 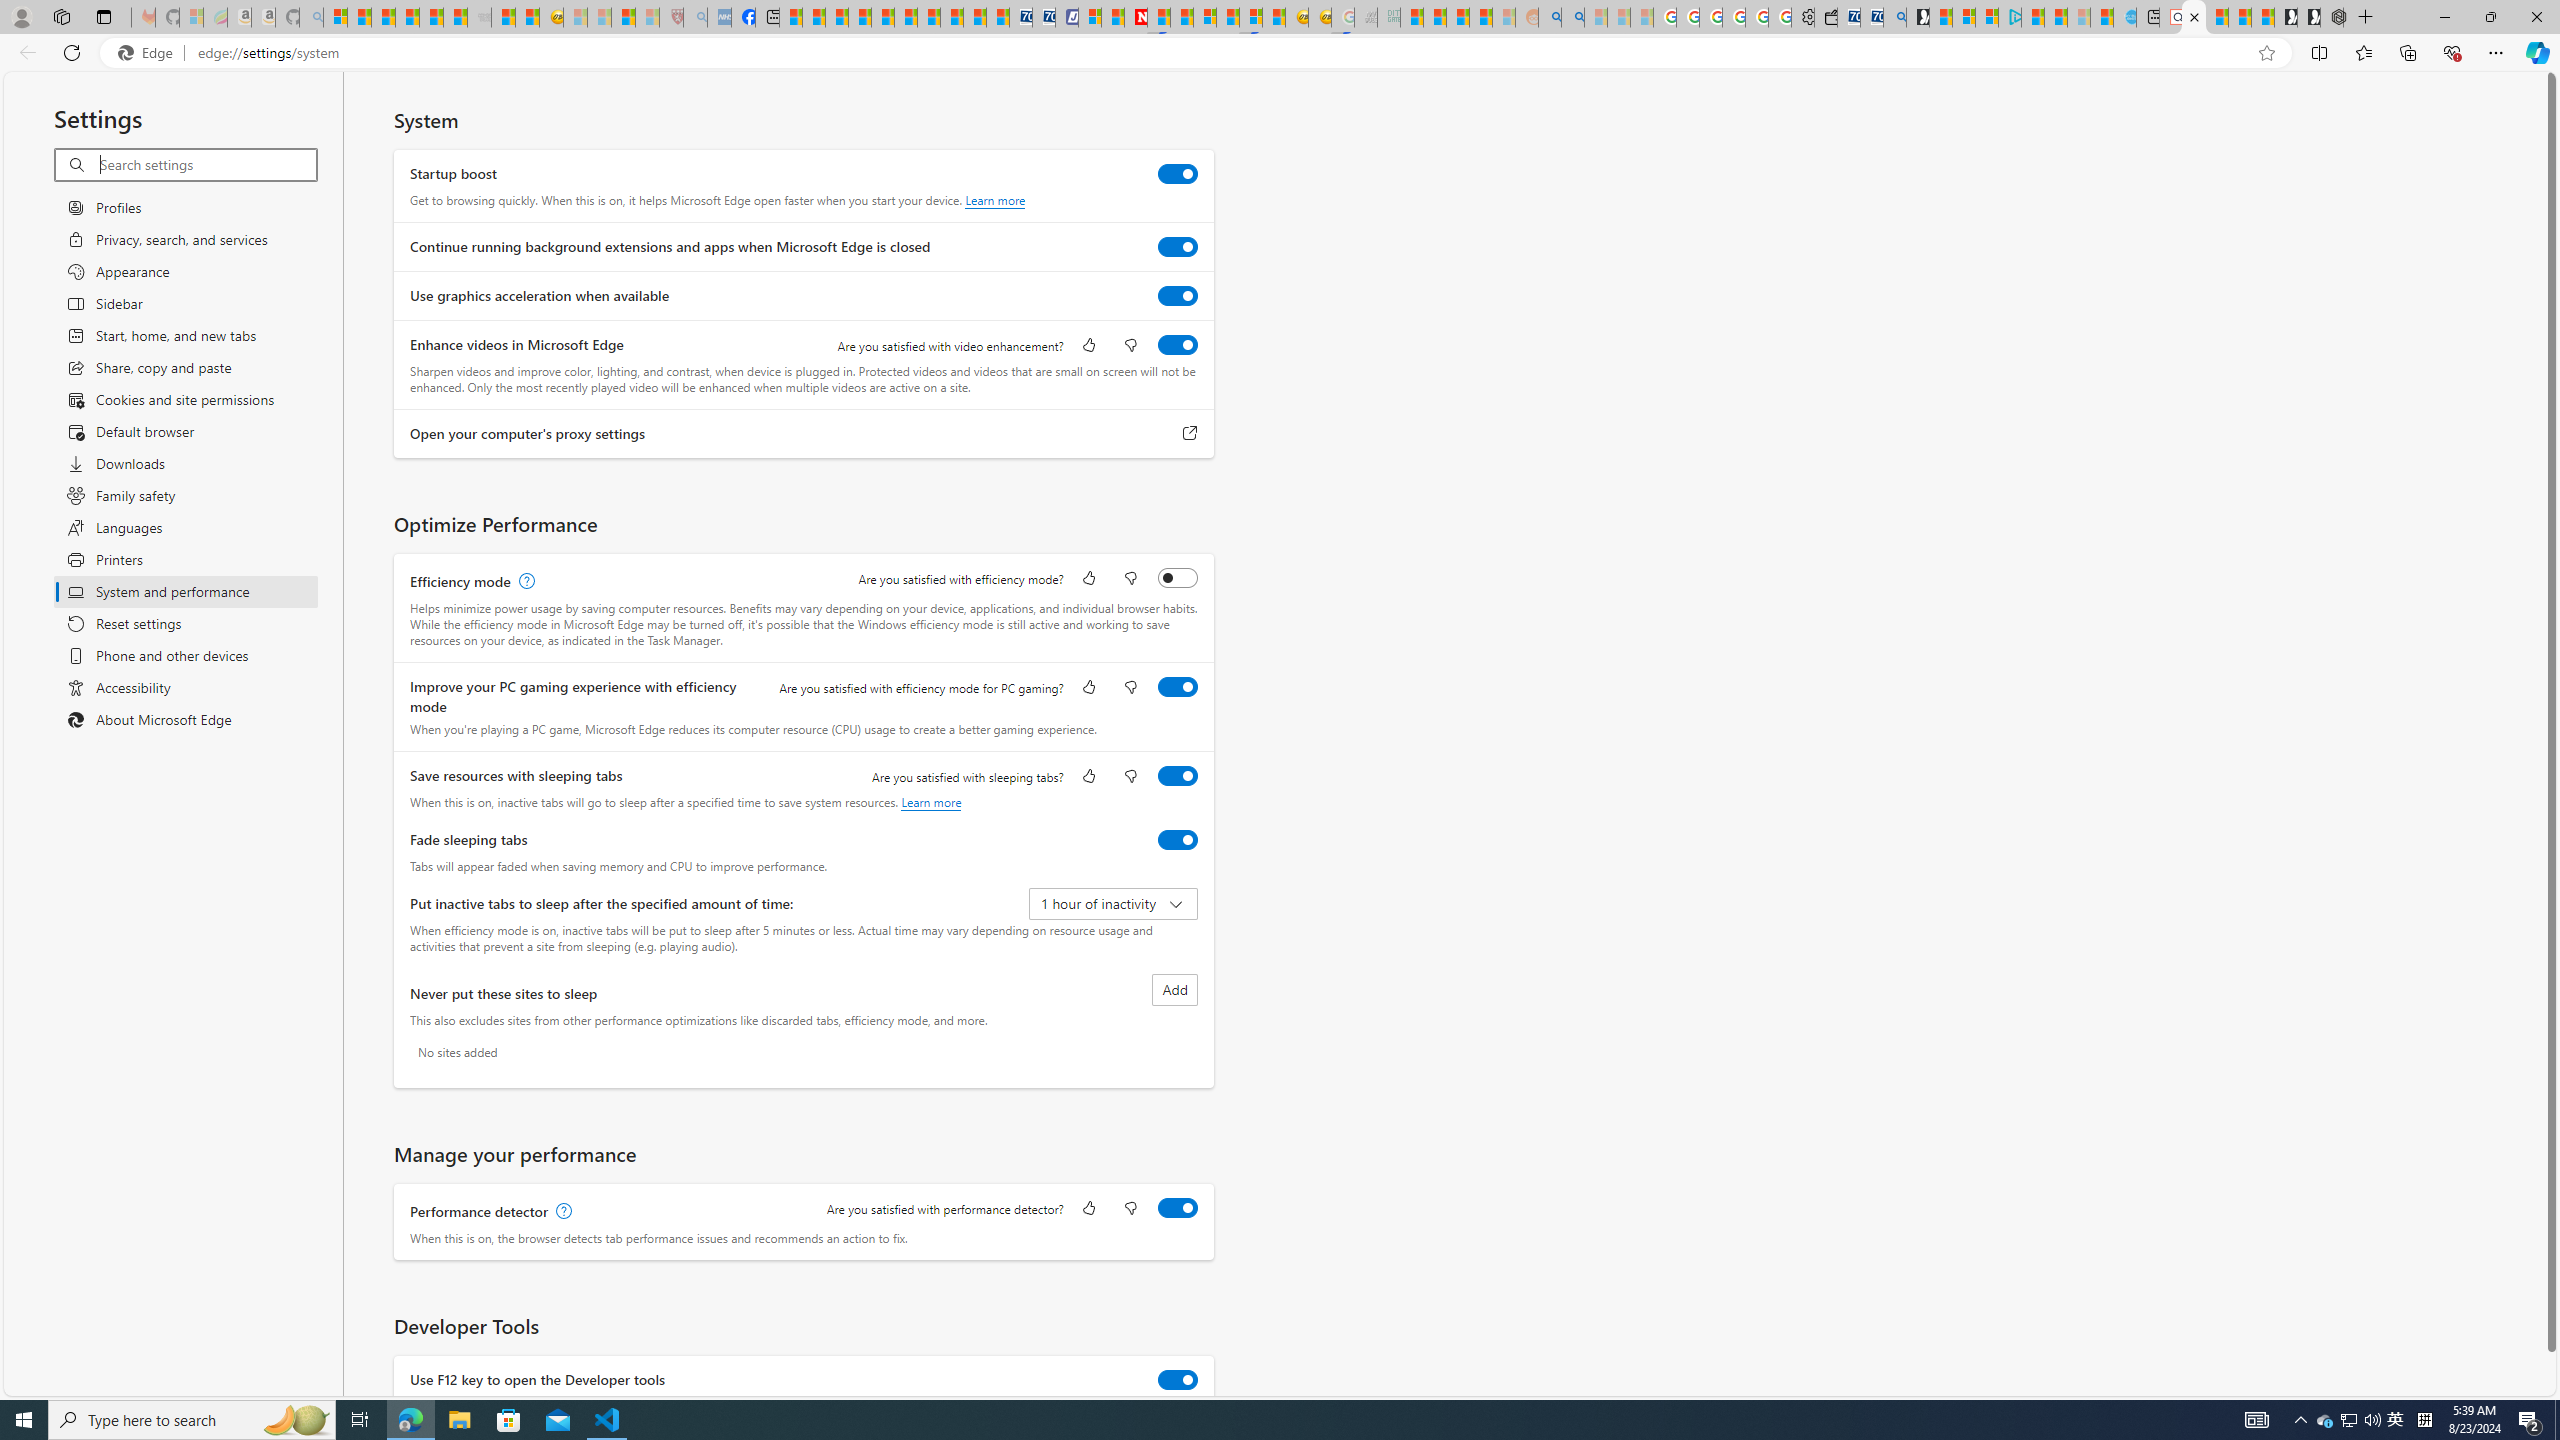 What do you see at coordinates (1893, 16) in the screenshot?
I see `'Bing Real Estate - Home sales and rental listings'` at bounding box center [1893, 16].